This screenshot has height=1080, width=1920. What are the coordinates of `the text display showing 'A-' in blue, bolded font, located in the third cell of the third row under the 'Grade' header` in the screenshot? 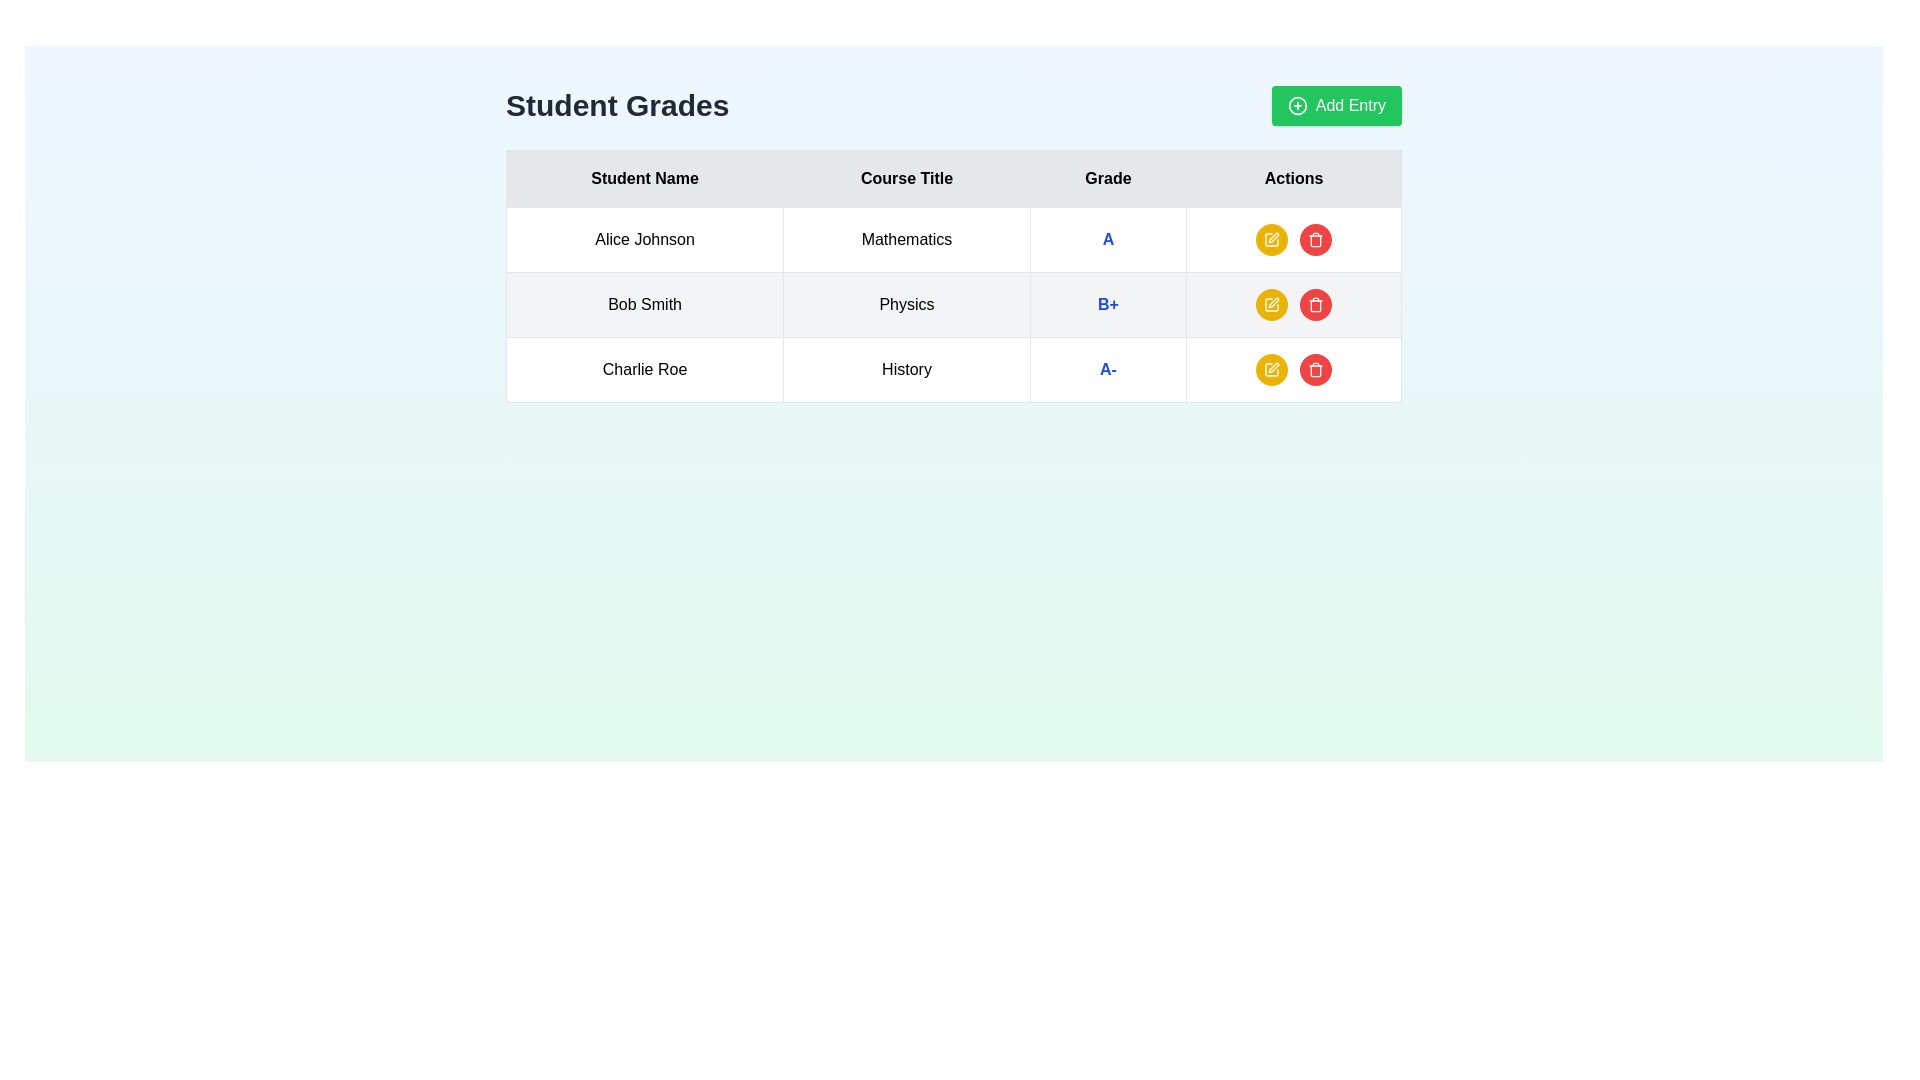 It's located at (1107, 370).